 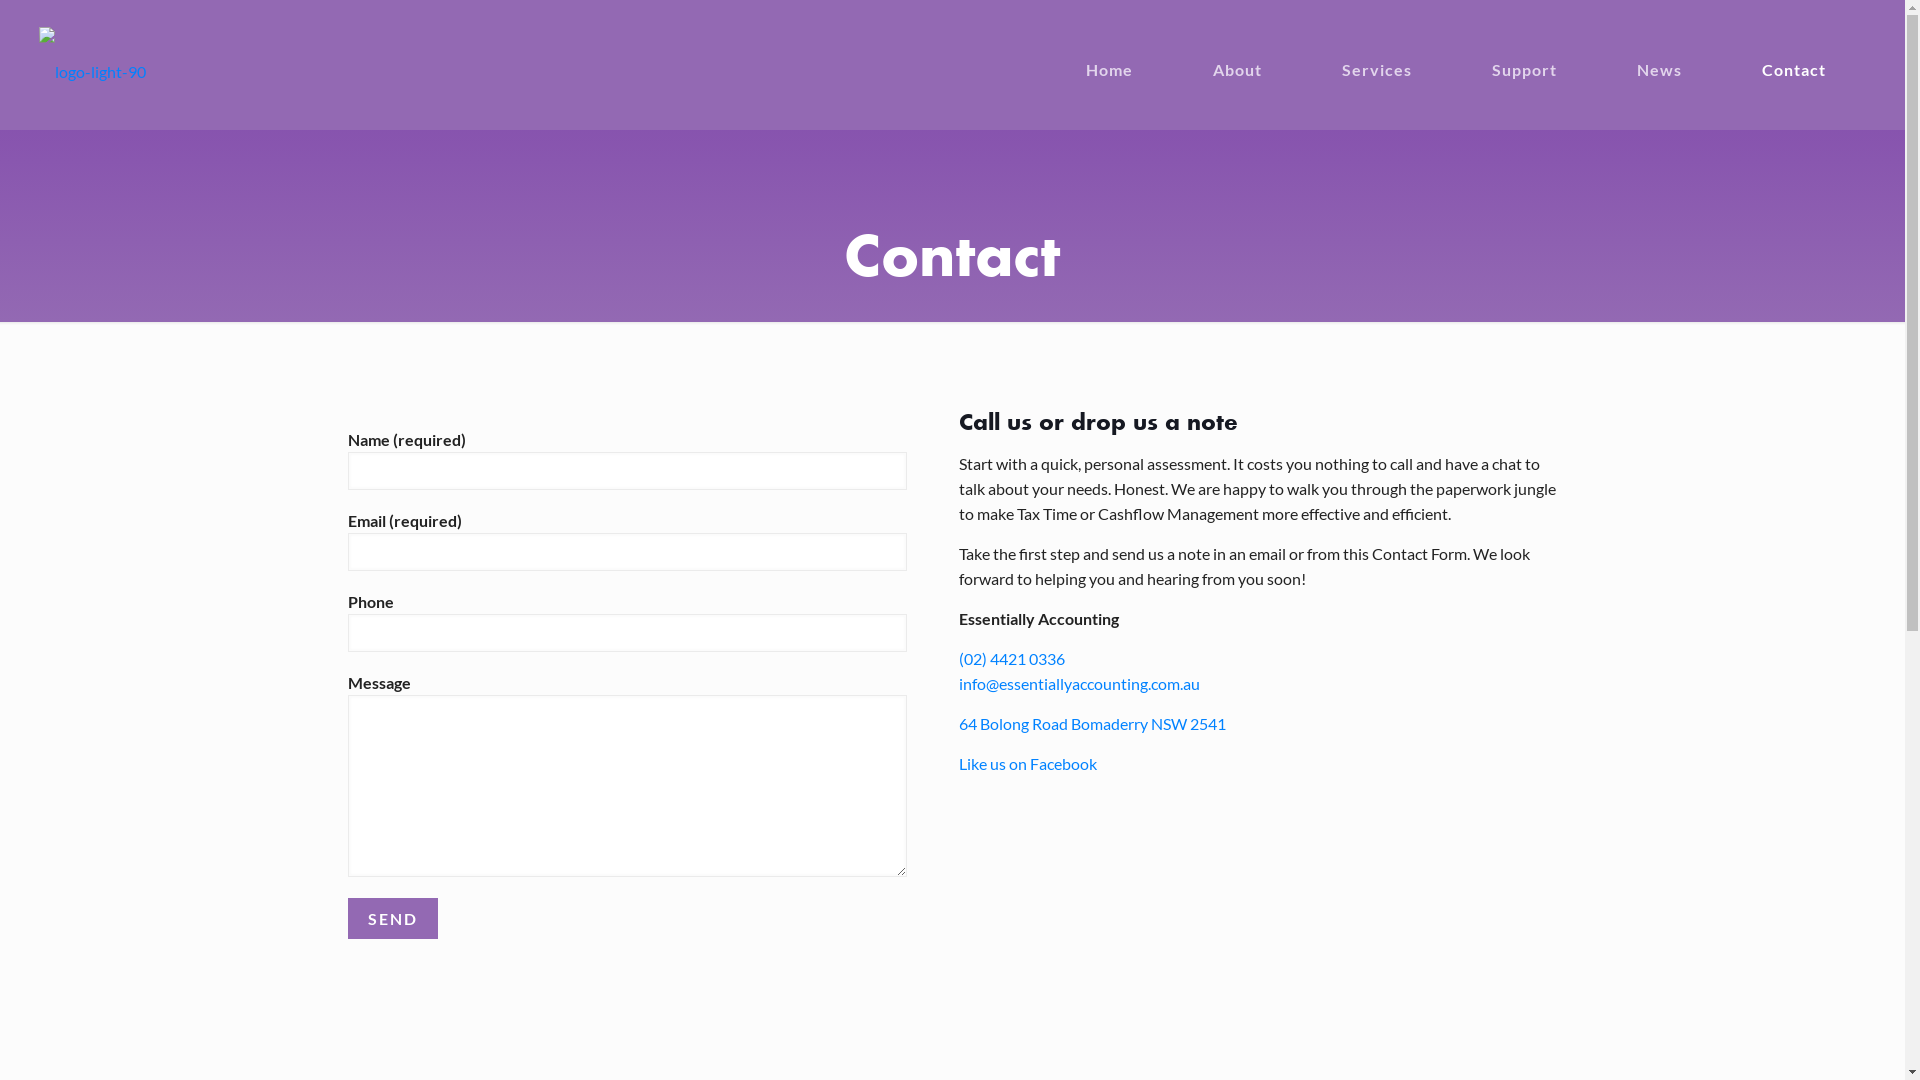 I want to click on '(02) 4421 0336', so click(x=1012, y=658).